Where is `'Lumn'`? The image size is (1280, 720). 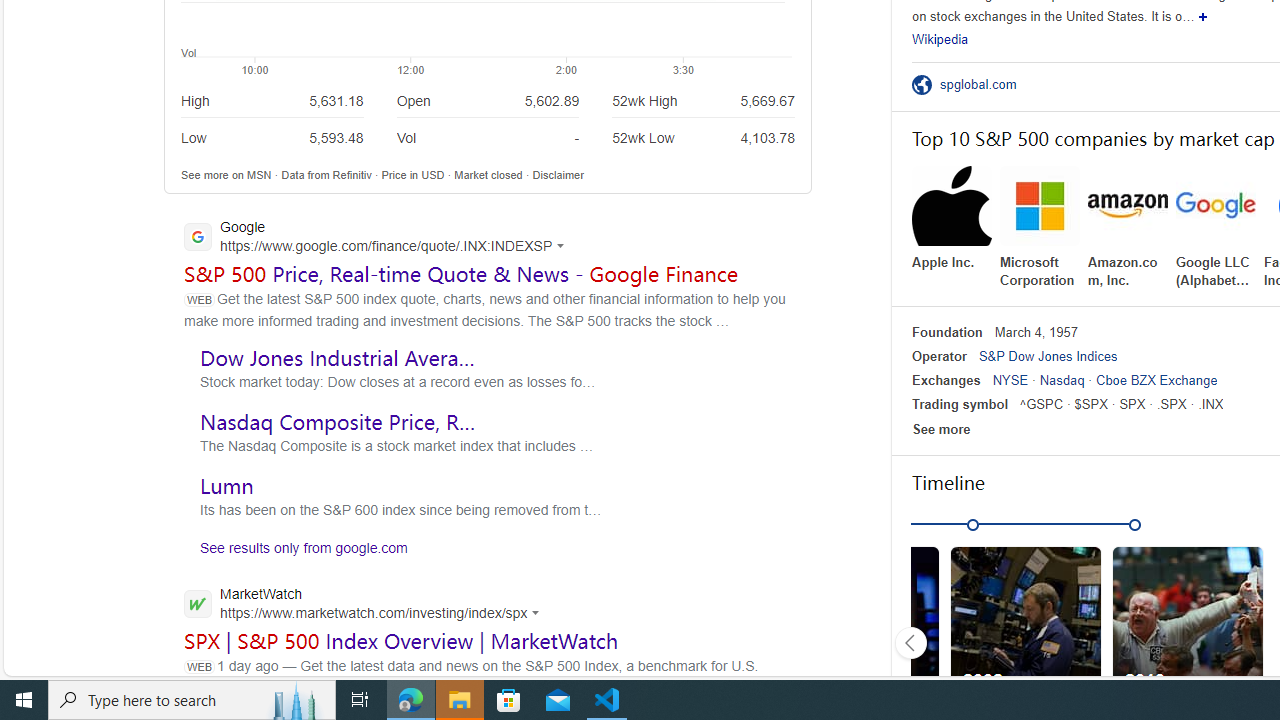 'Lumn' is located at coordinates (226, 485).